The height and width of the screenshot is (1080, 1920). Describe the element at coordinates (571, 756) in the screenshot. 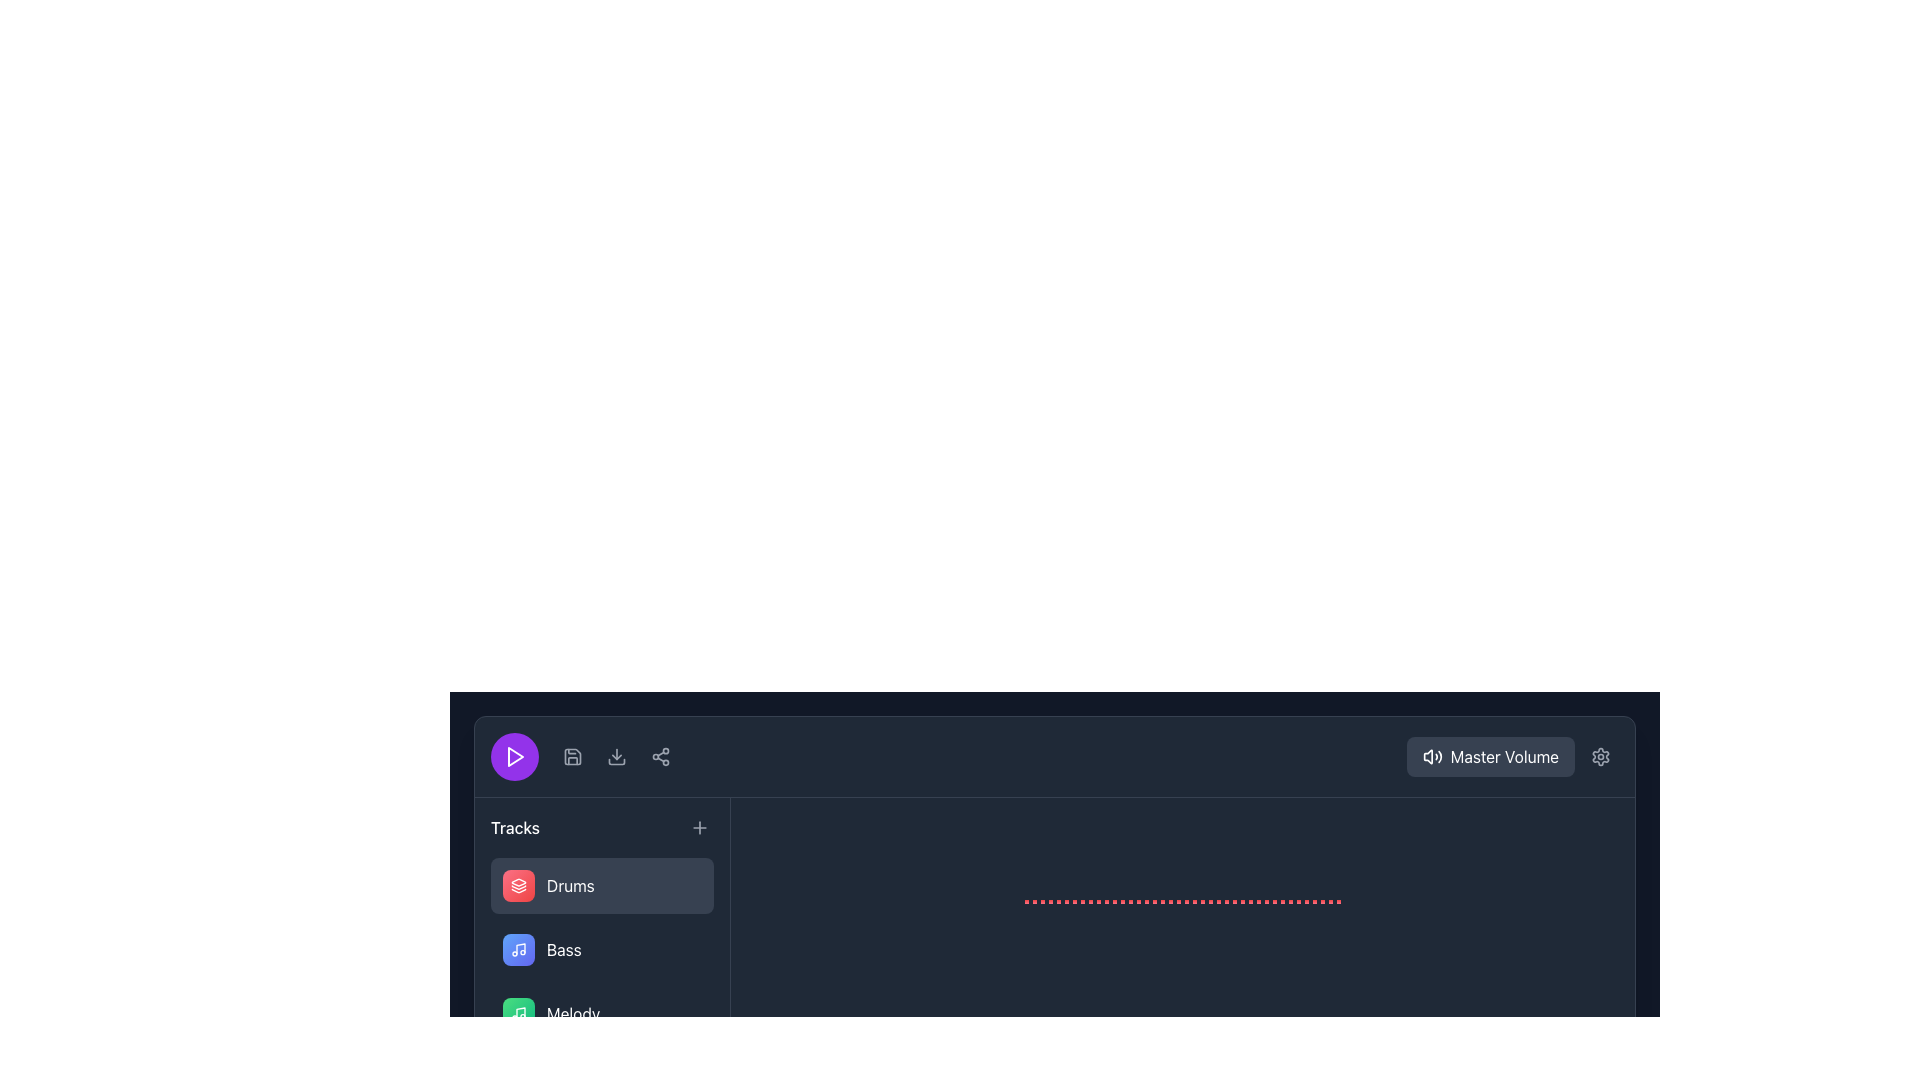

I see `the save icon located in the navigation header, specifically the second icon from the left` at that location.